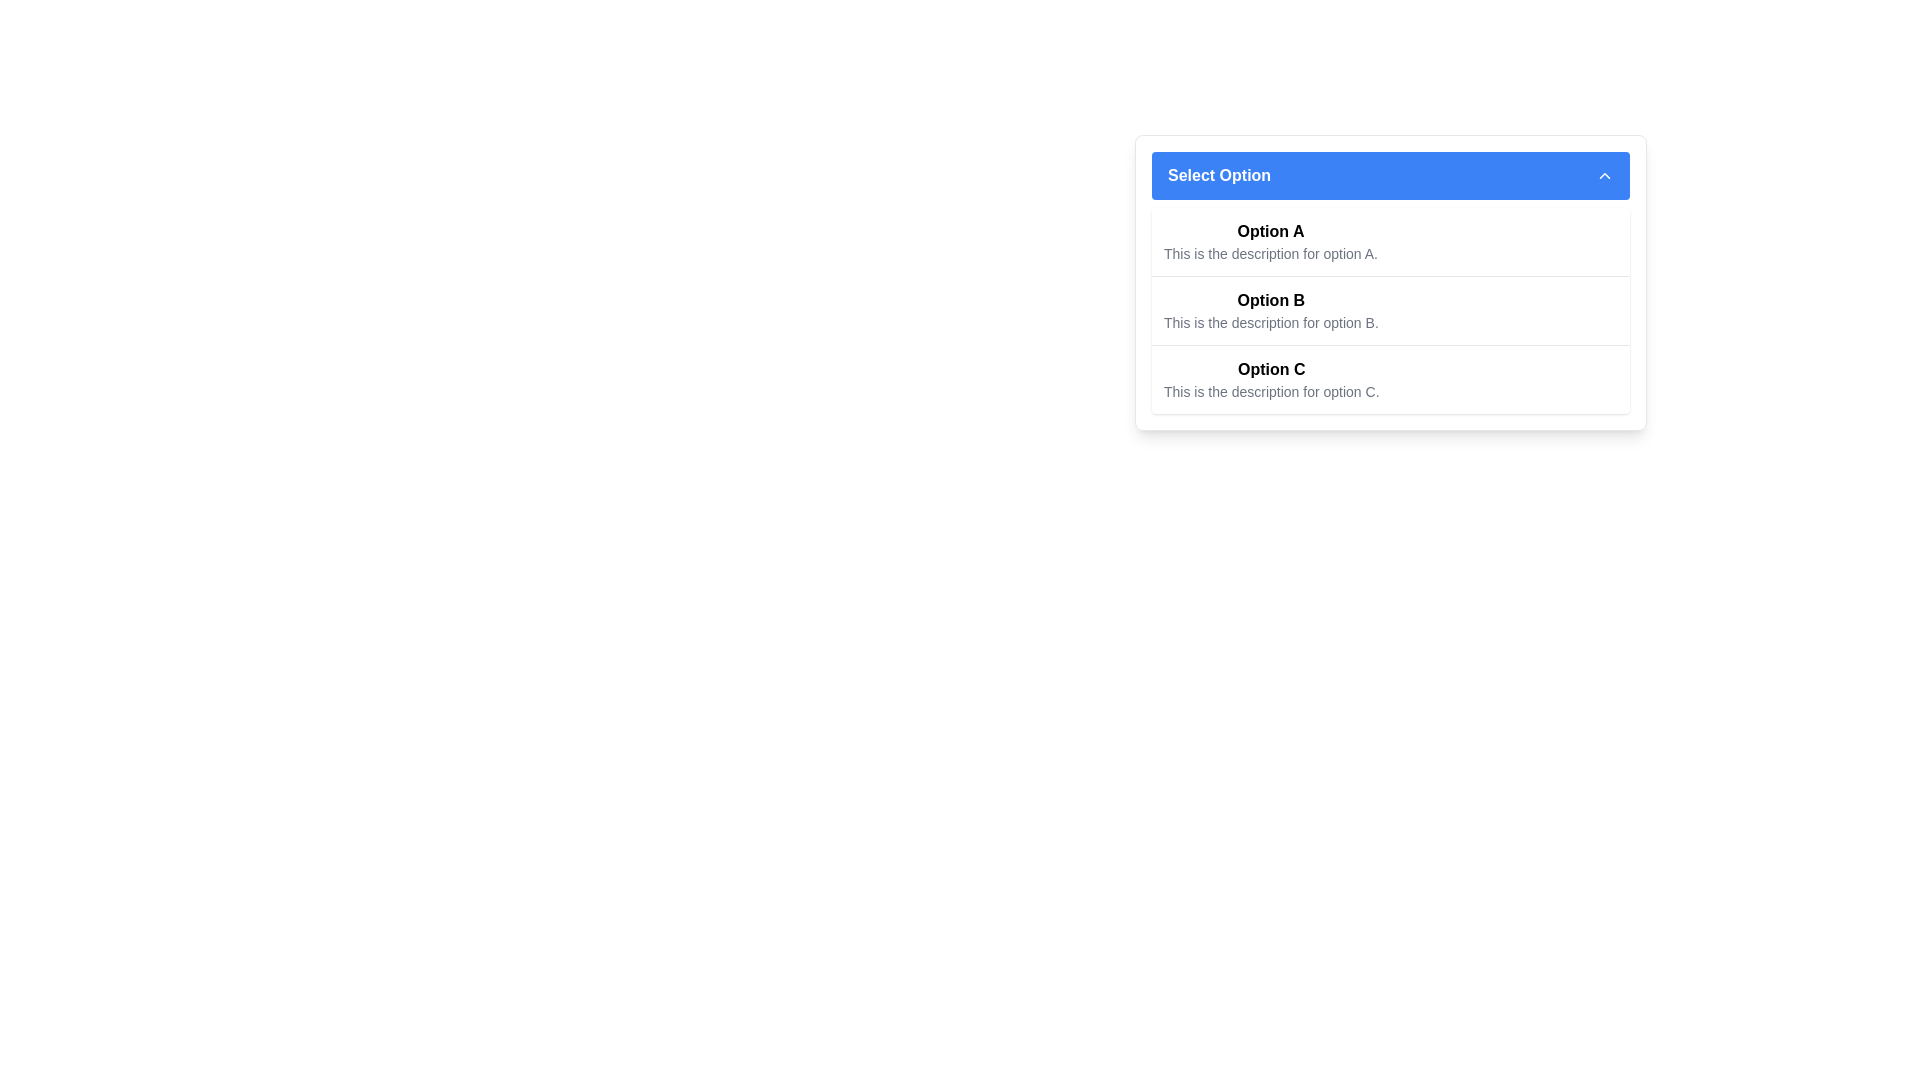  I want to click on the dropdown menu labeled 'Select Option' and select the second option, 'Option B', using the keyboard, so click(1390, 282).